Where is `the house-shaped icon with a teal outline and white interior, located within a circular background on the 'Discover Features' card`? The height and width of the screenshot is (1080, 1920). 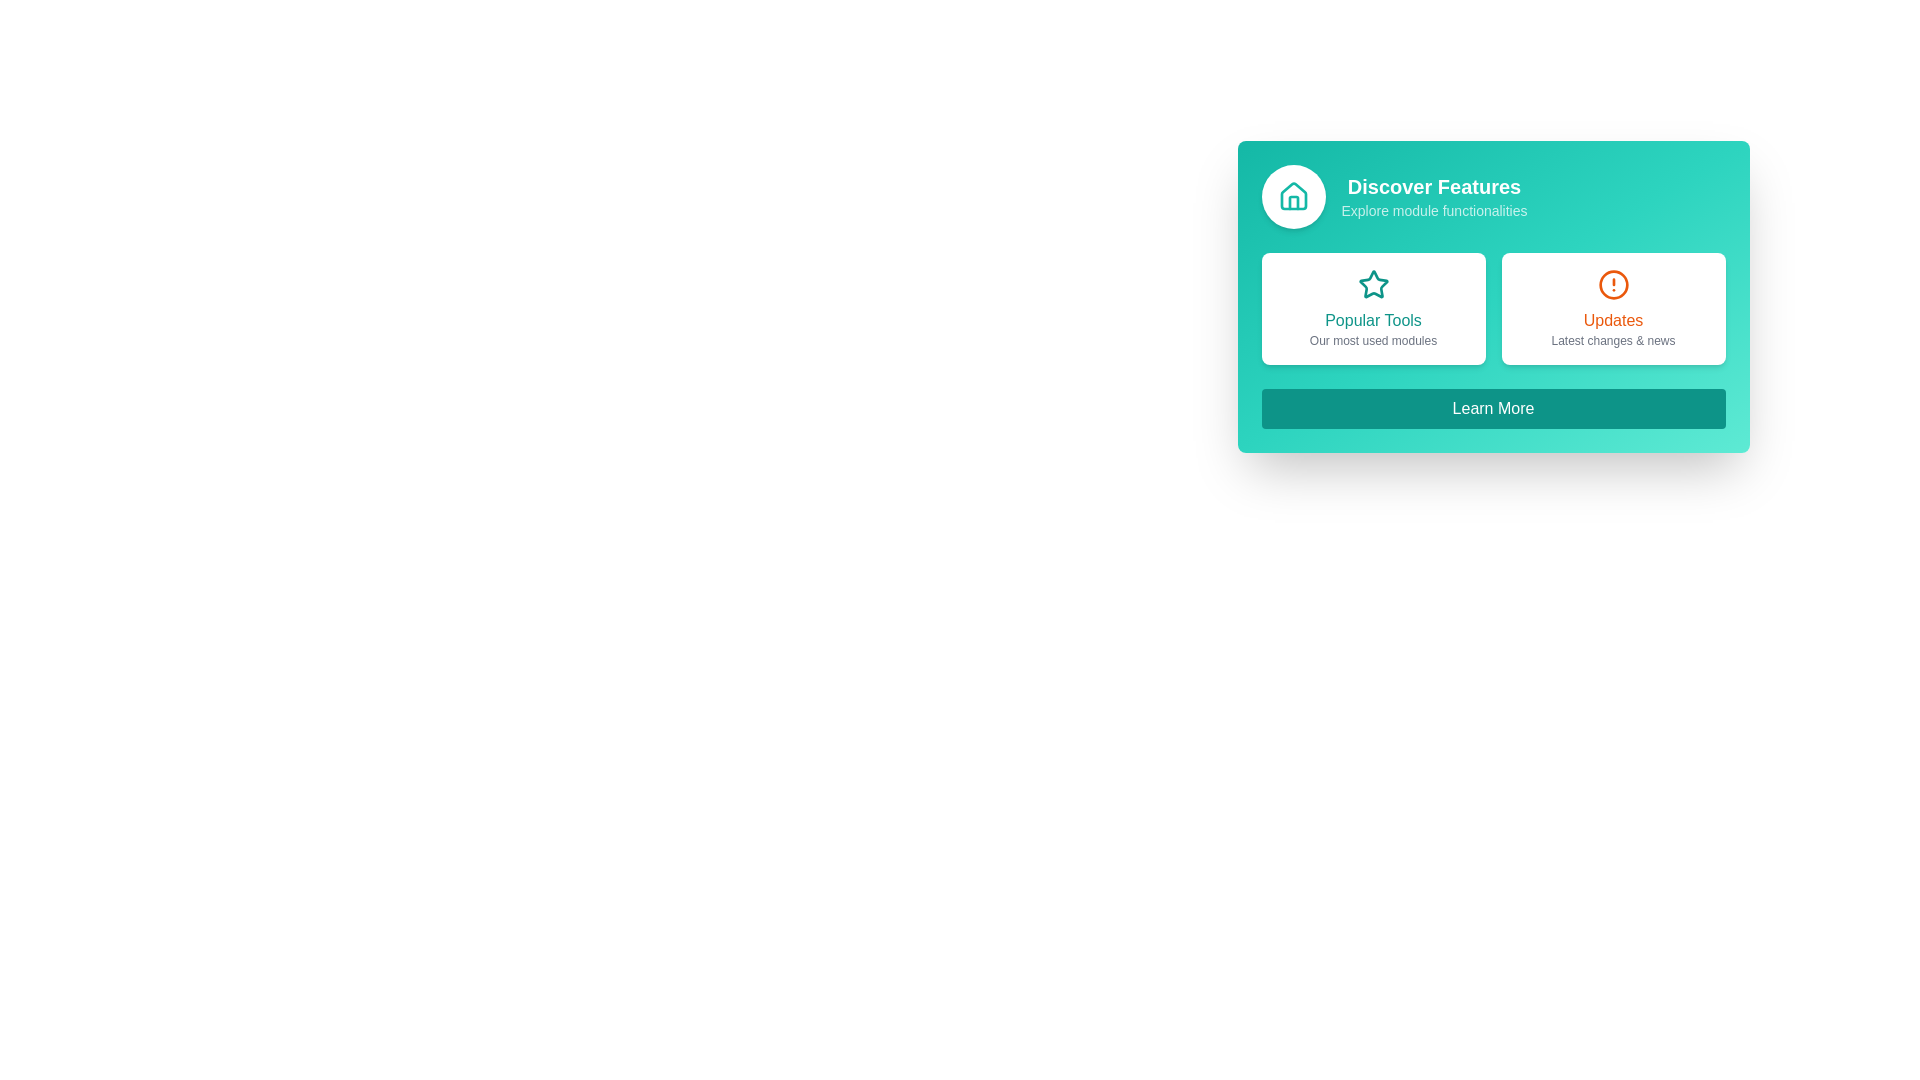 the house-shaped icon with a teal outline and white interior, located within a circular background on the 'Discover Features' card is located at coordinates (1293, 196).